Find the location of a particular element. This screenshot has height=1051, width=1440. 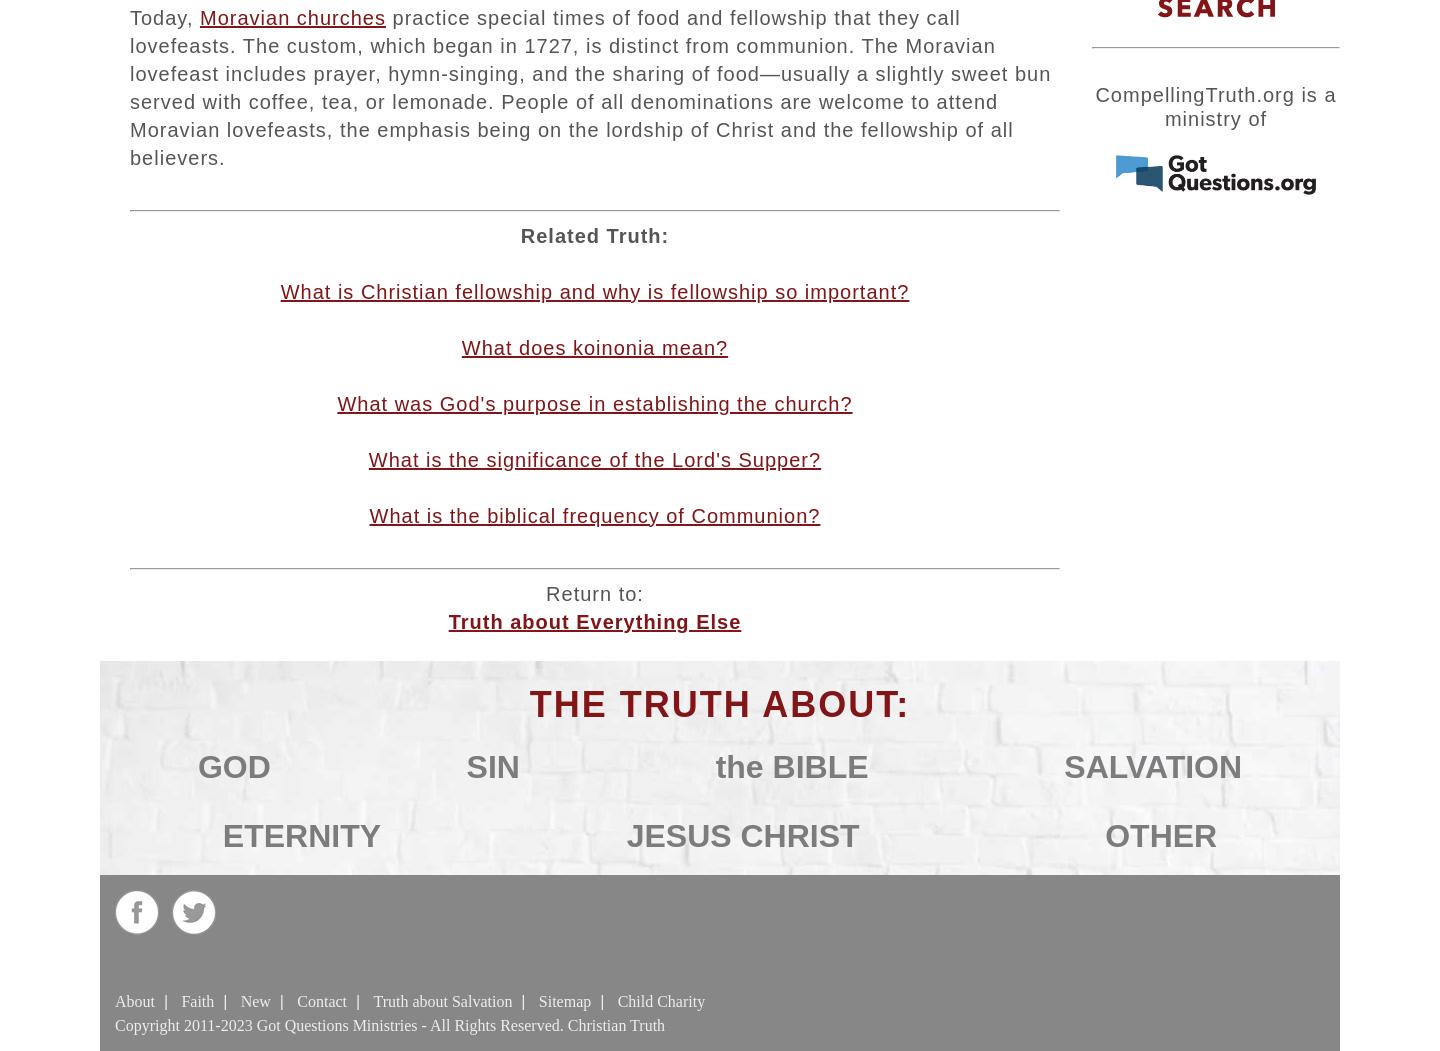

'Return to:' is located at coordinates (594, 592).